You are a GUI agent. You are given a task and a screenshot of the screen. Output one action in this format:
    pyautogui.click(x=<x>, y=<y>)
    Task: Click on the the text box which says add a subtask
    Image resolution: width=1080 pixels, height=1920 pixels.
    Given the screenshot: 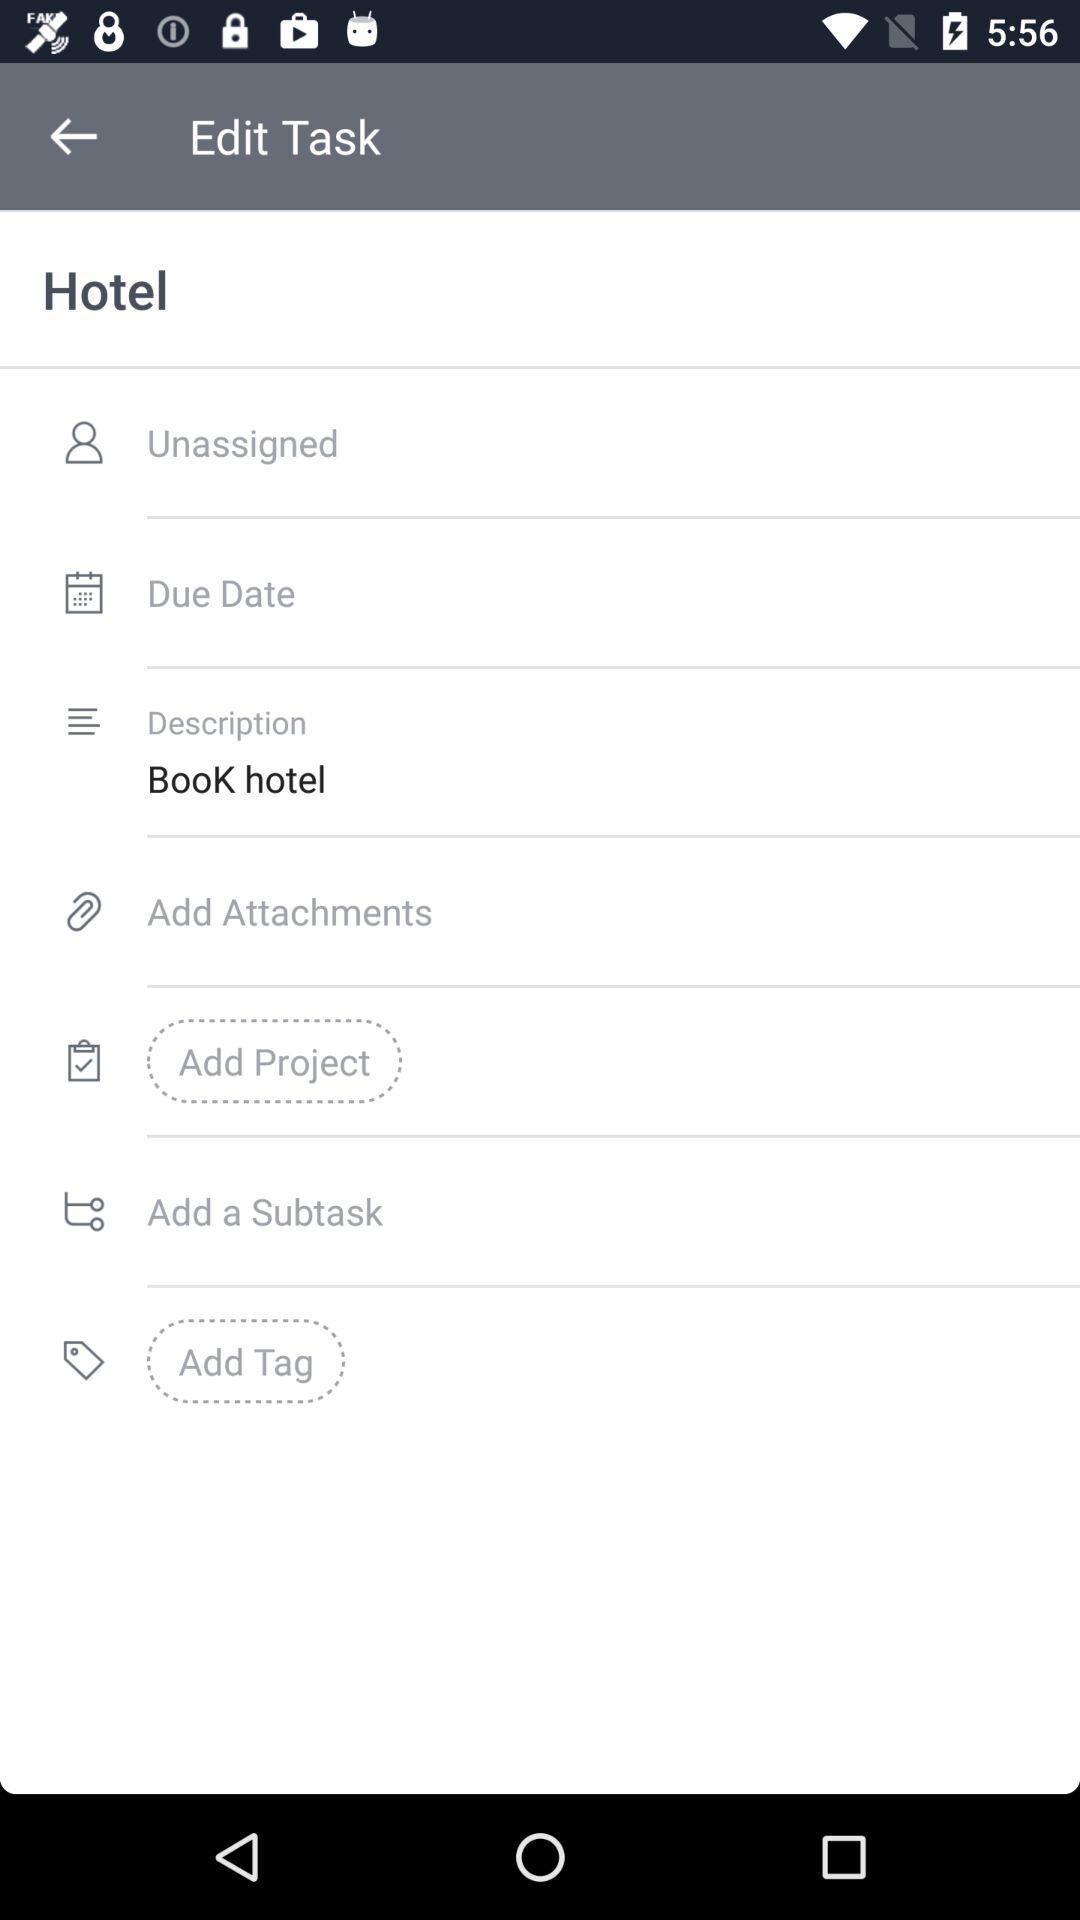 What is the action you would take?
    pyautogui.click(x=612, y=1210)
    